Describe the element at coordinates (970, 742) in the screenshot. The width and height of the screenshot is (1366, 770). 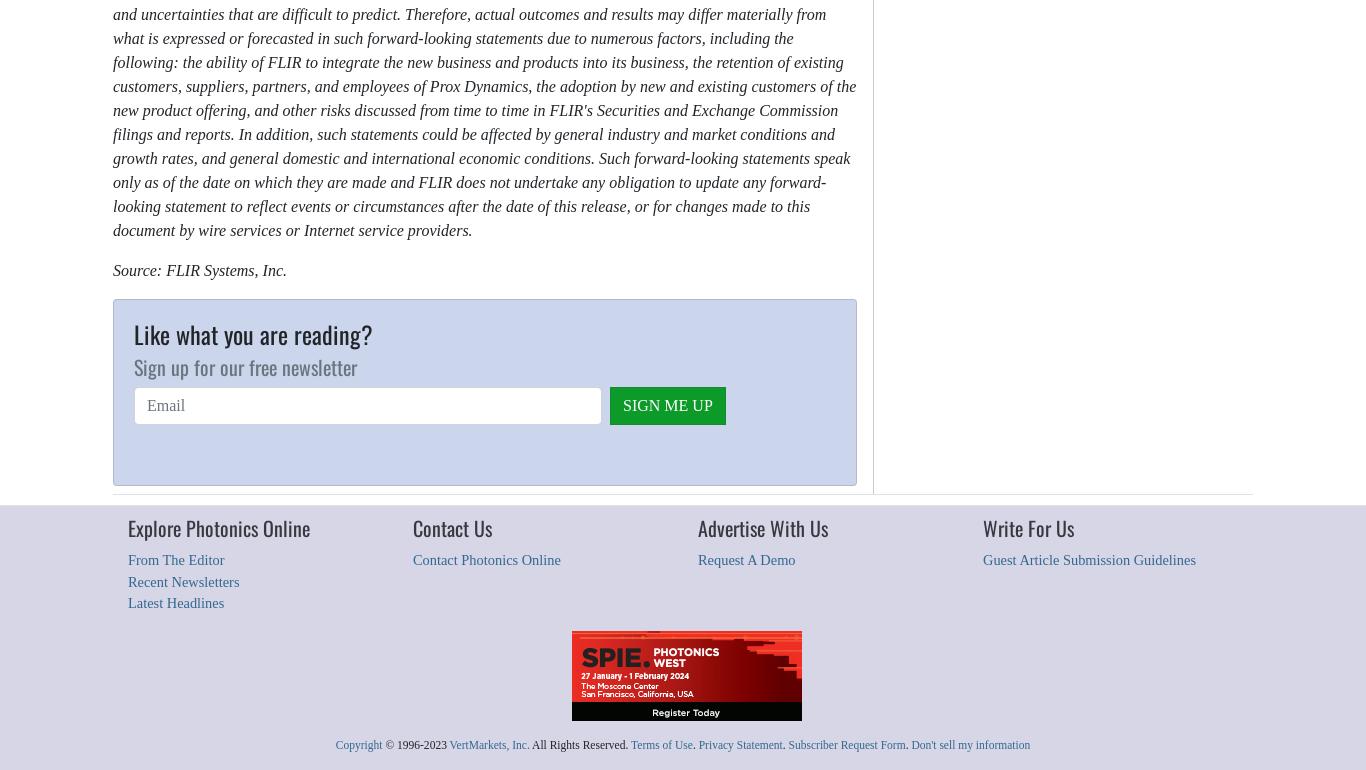
I see `'Don't sell my information'` at that location.